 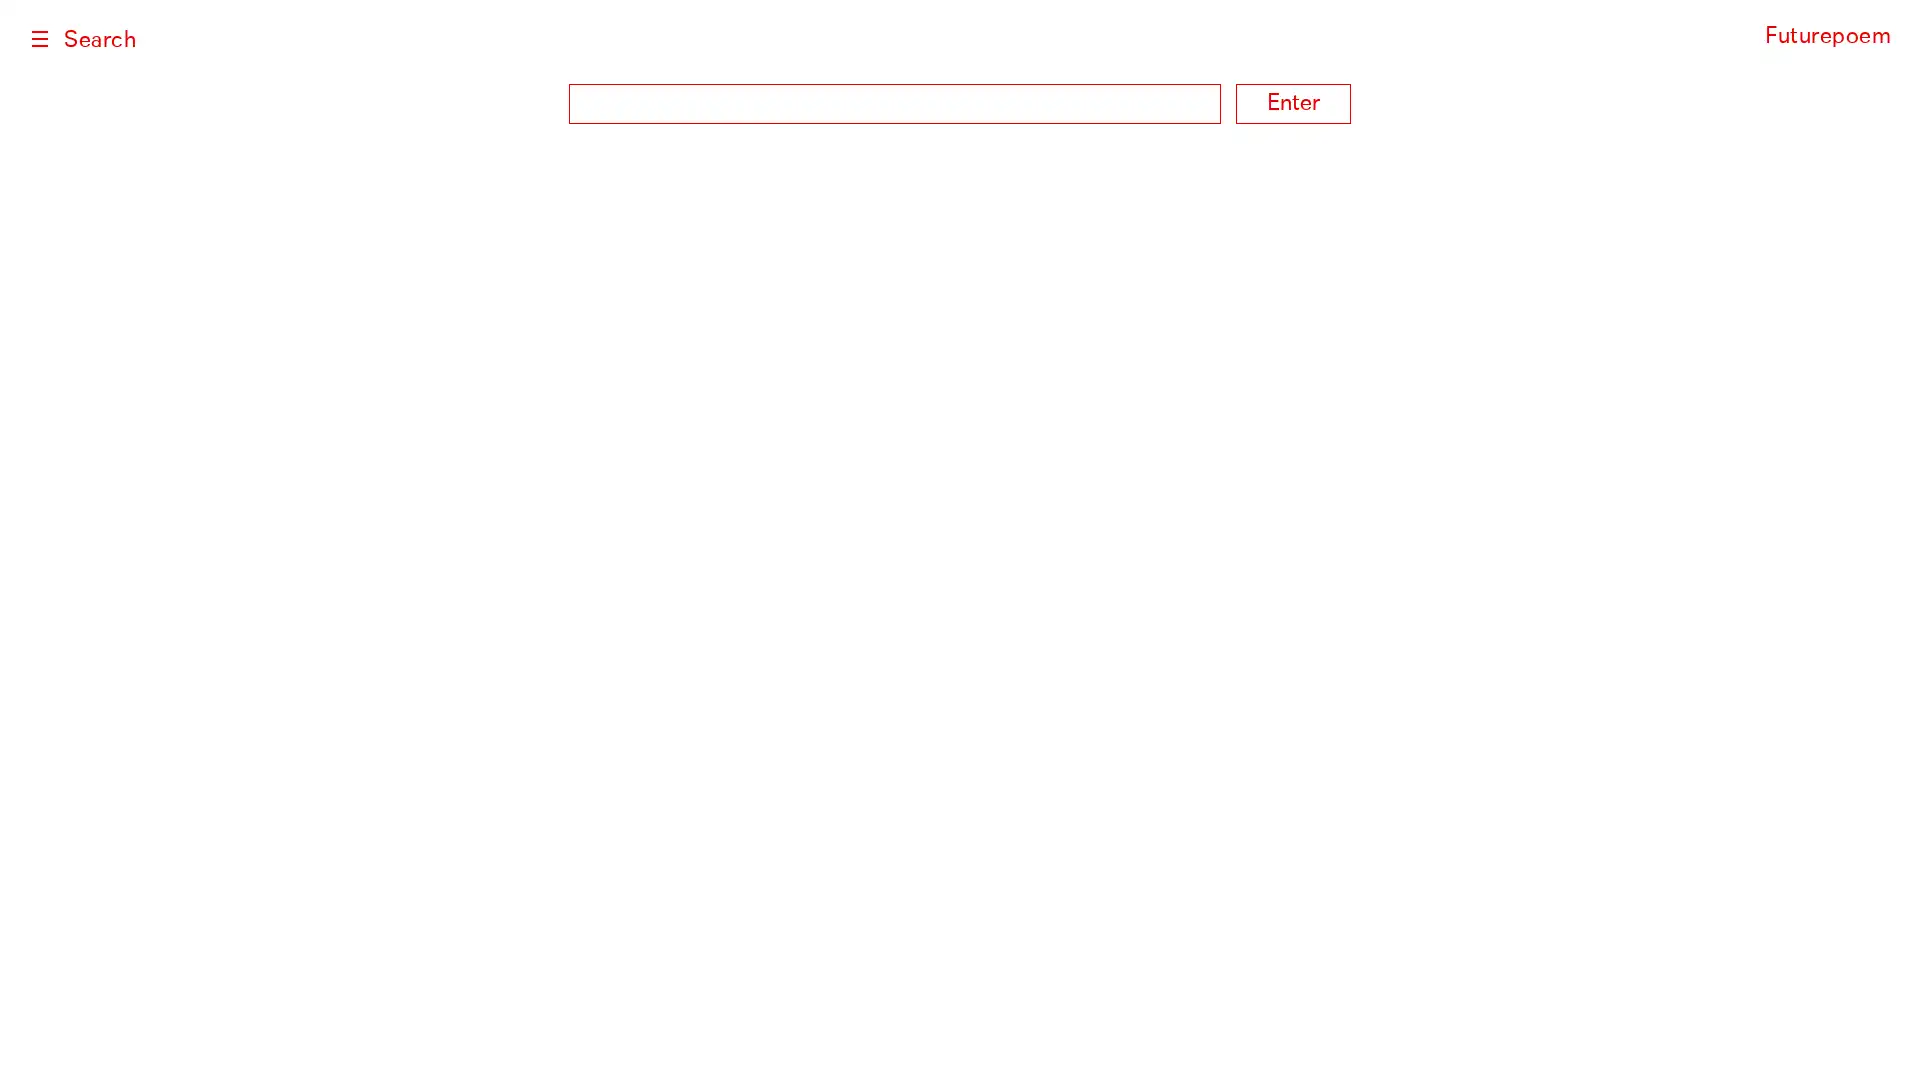 What do you see at coordinates (1293, 104) in the screenshot?
I see `Enter` at bounding box center [1293, 104].